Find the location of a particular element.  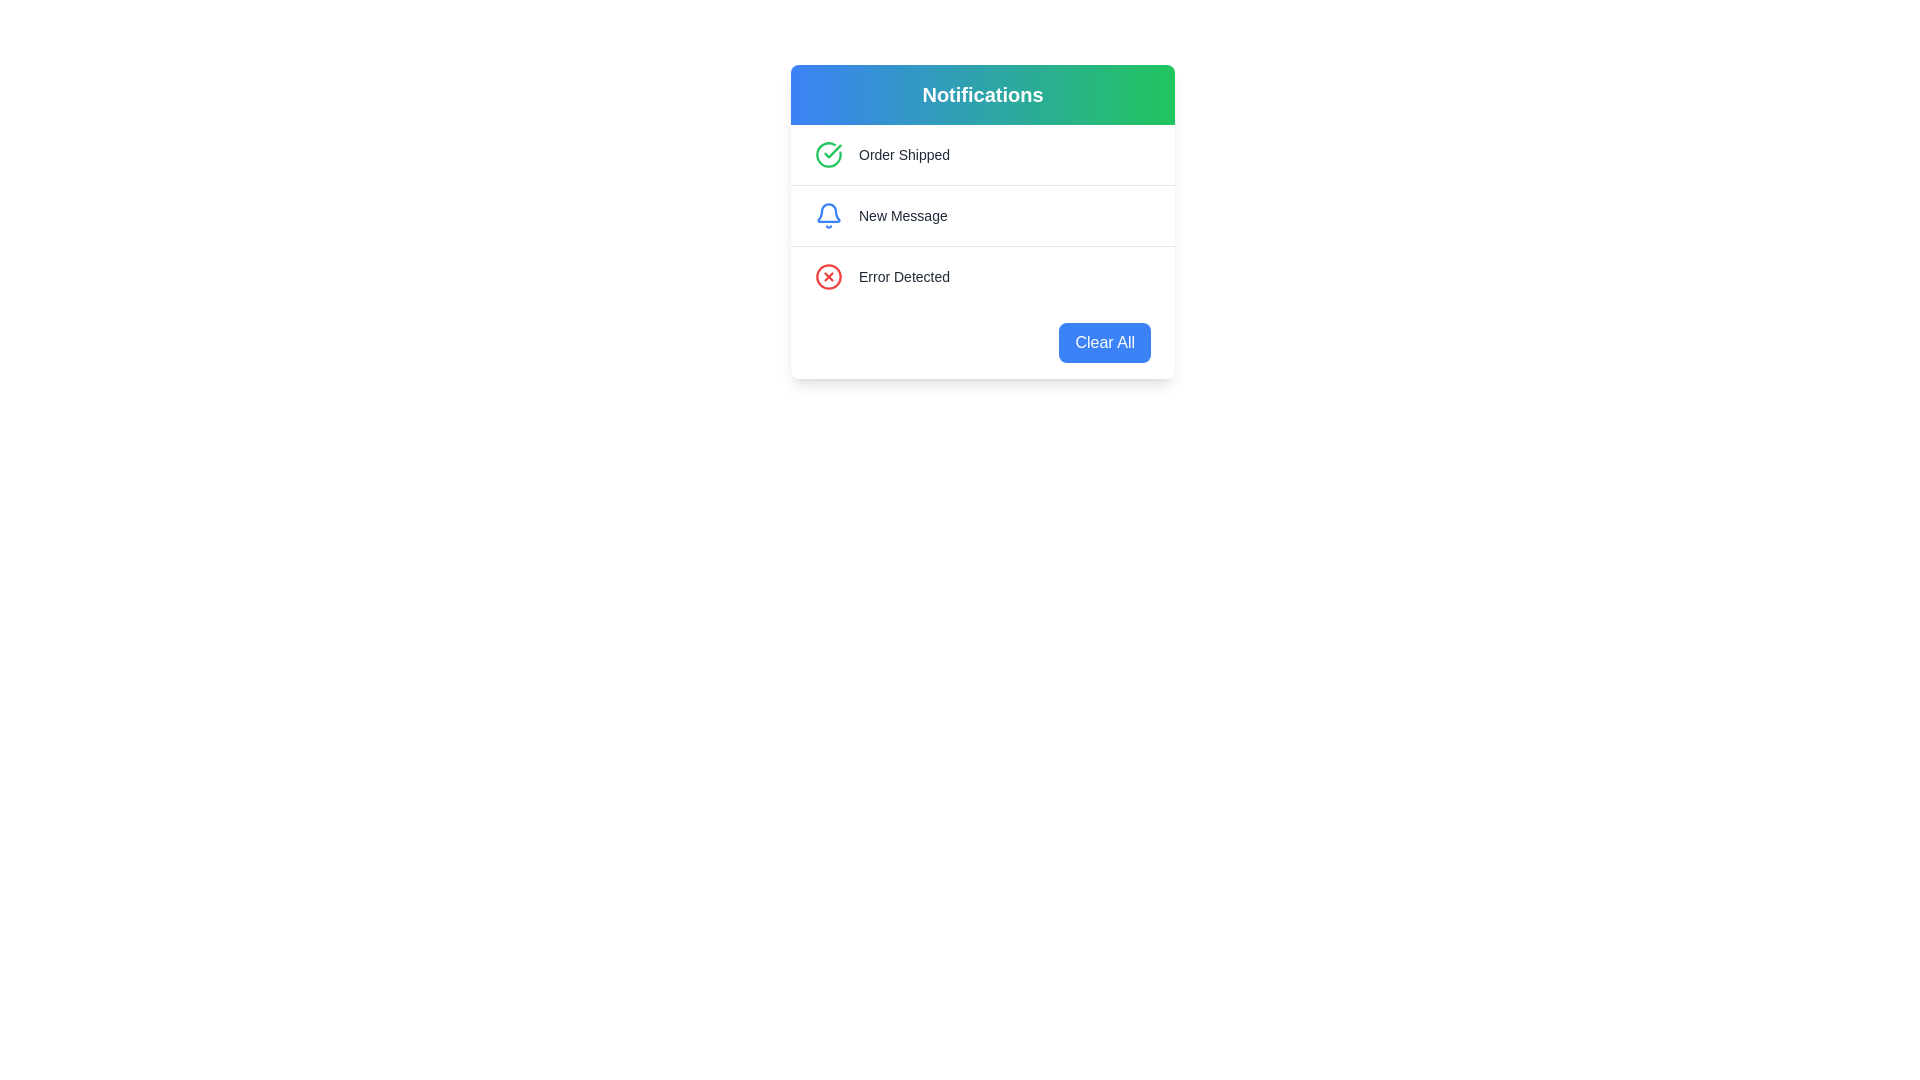

the second notification entry styled as a 'New Message' in the notification panel is located at coordinates (983, 215).